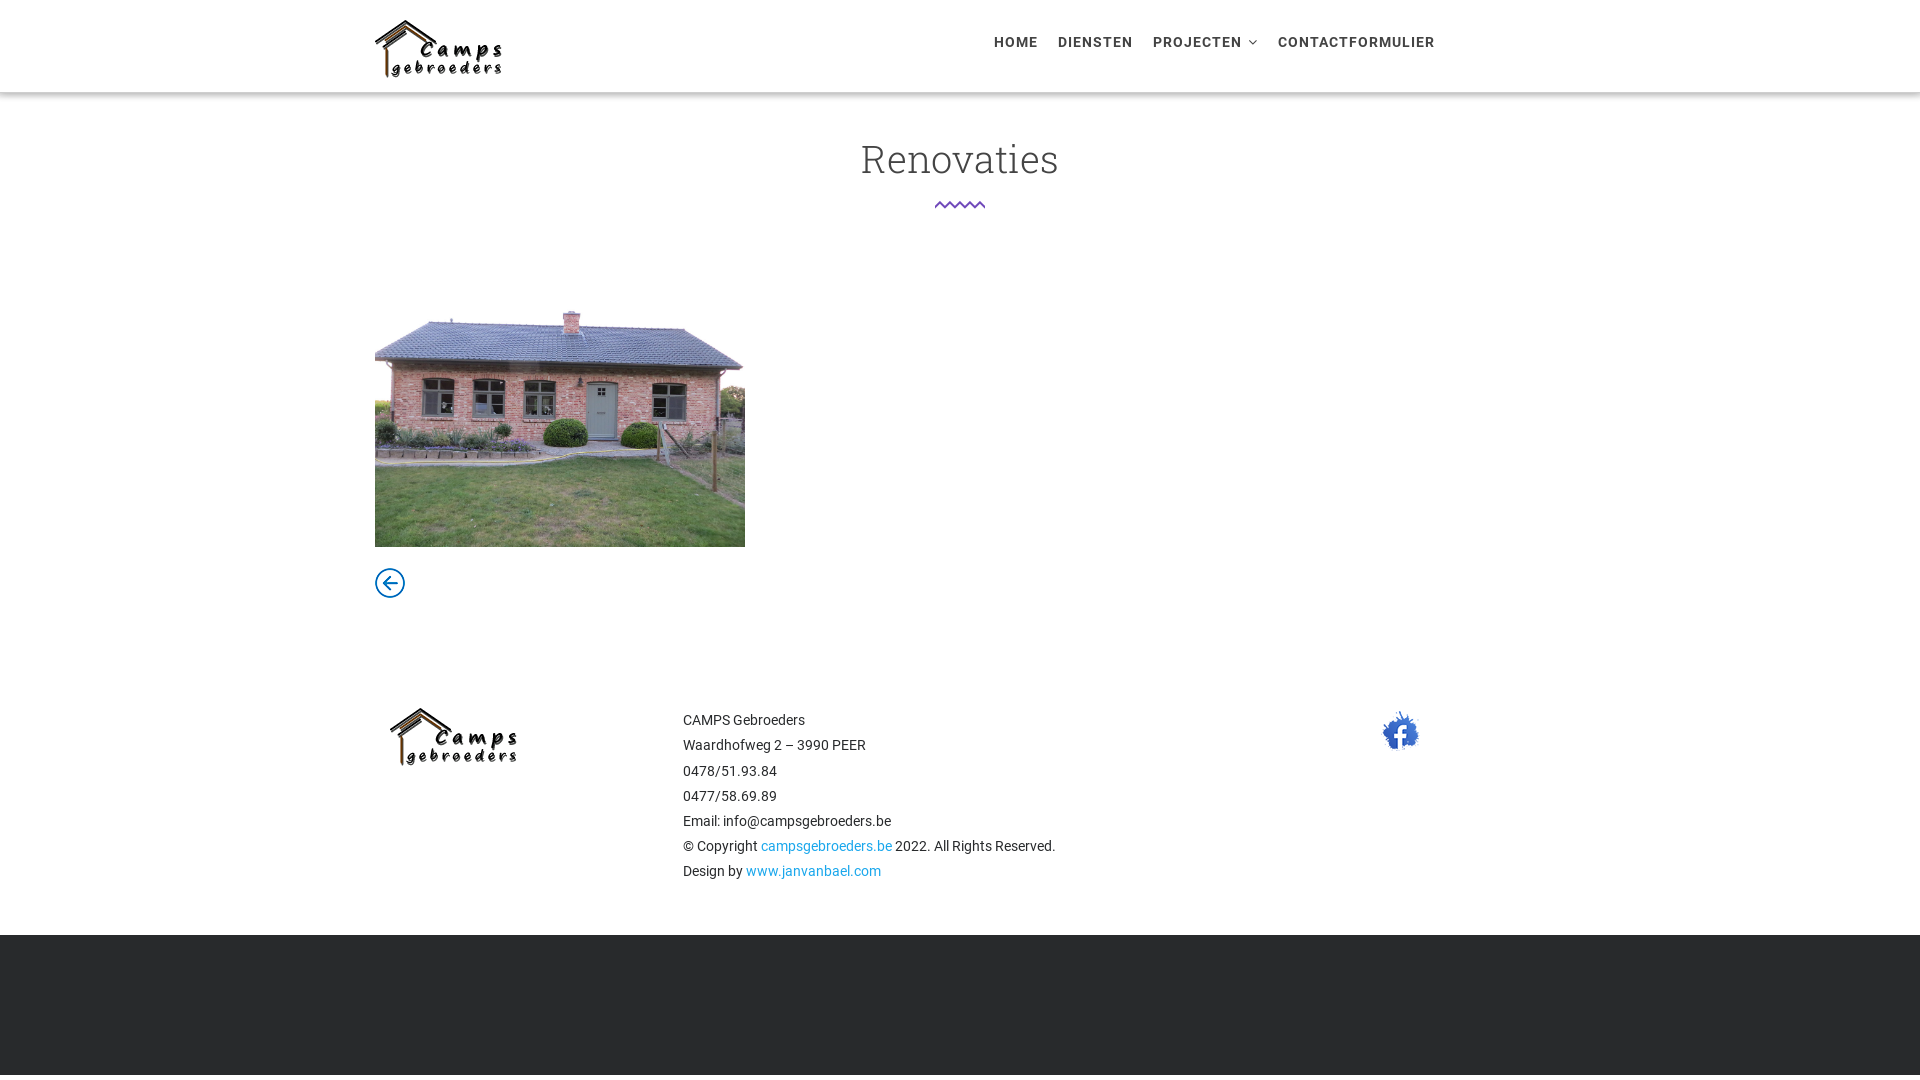  Describe the element at coordinates (825, 845) in the screenshot. I see `'campsgebroeders.be'` at that location.